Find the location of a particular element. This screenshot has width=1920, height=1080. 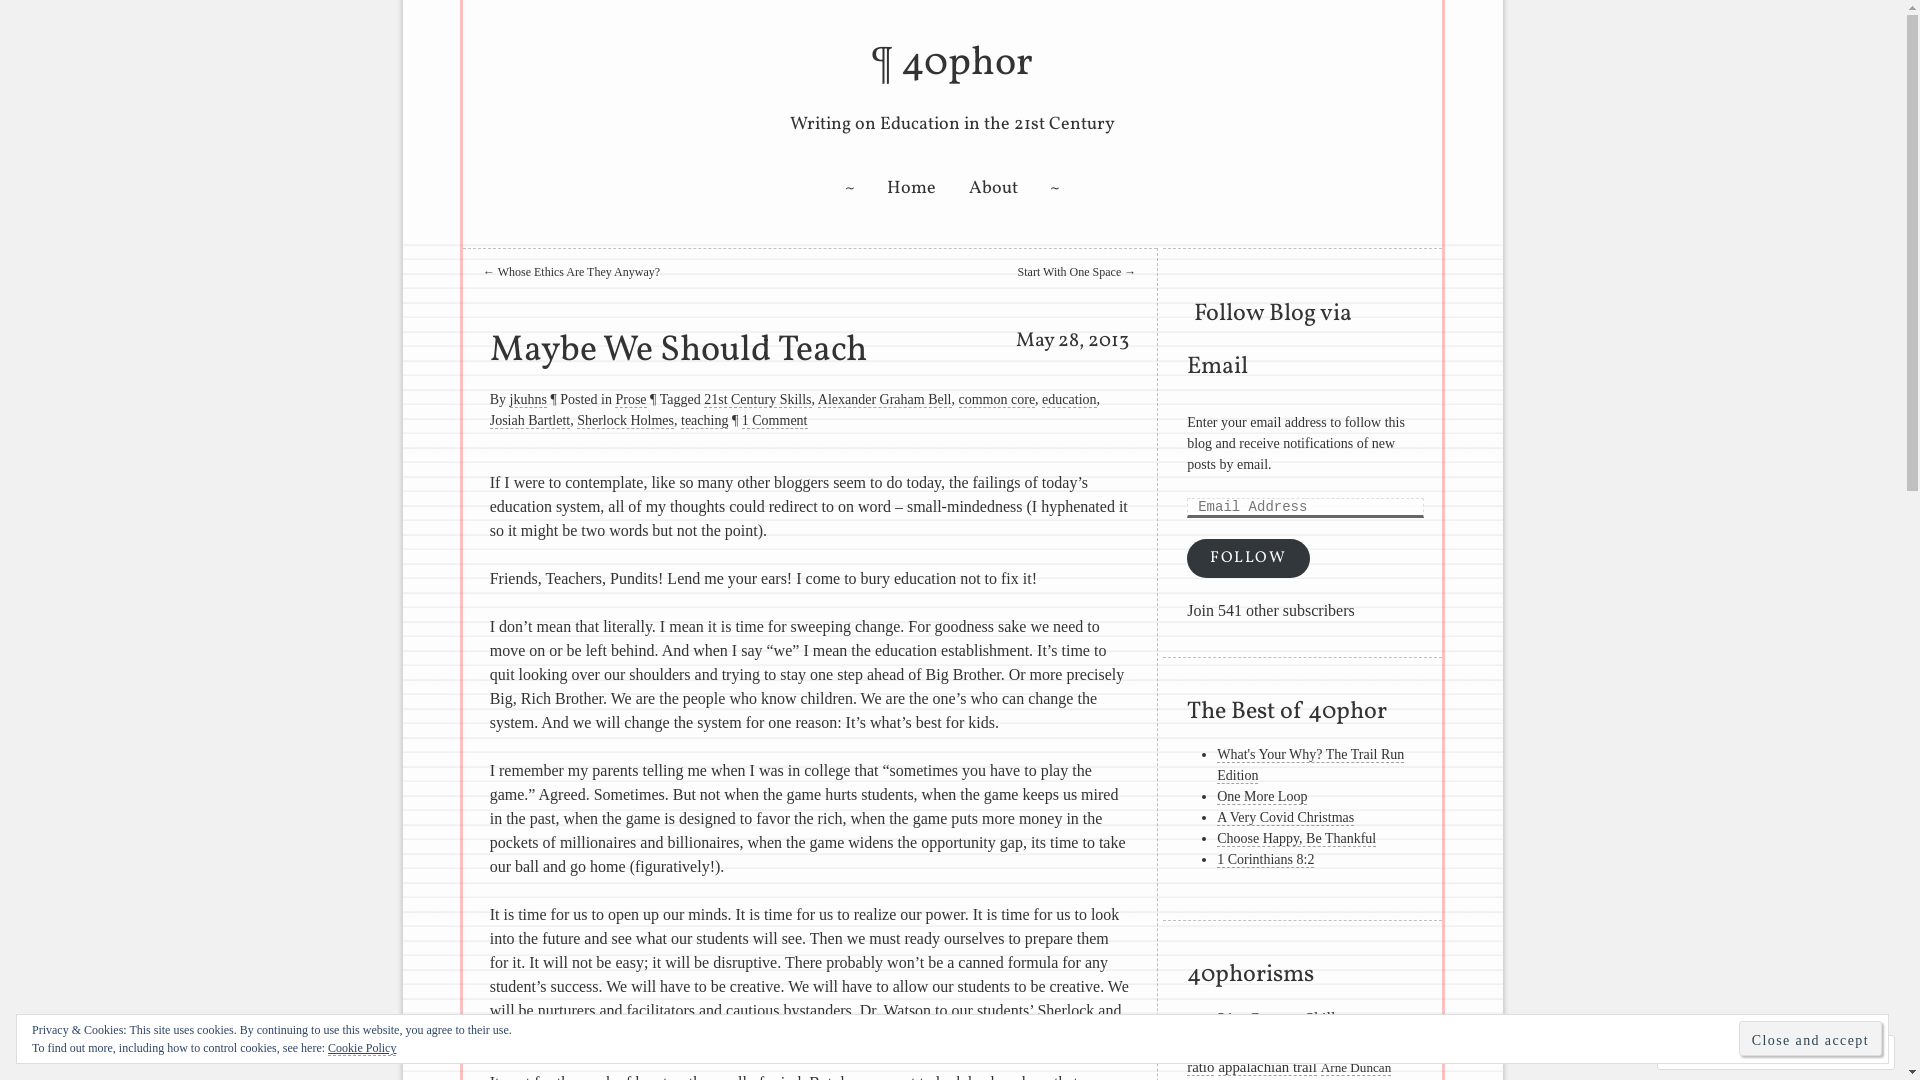

'Sherlock Holmes' is located at coordinates (624, 419).